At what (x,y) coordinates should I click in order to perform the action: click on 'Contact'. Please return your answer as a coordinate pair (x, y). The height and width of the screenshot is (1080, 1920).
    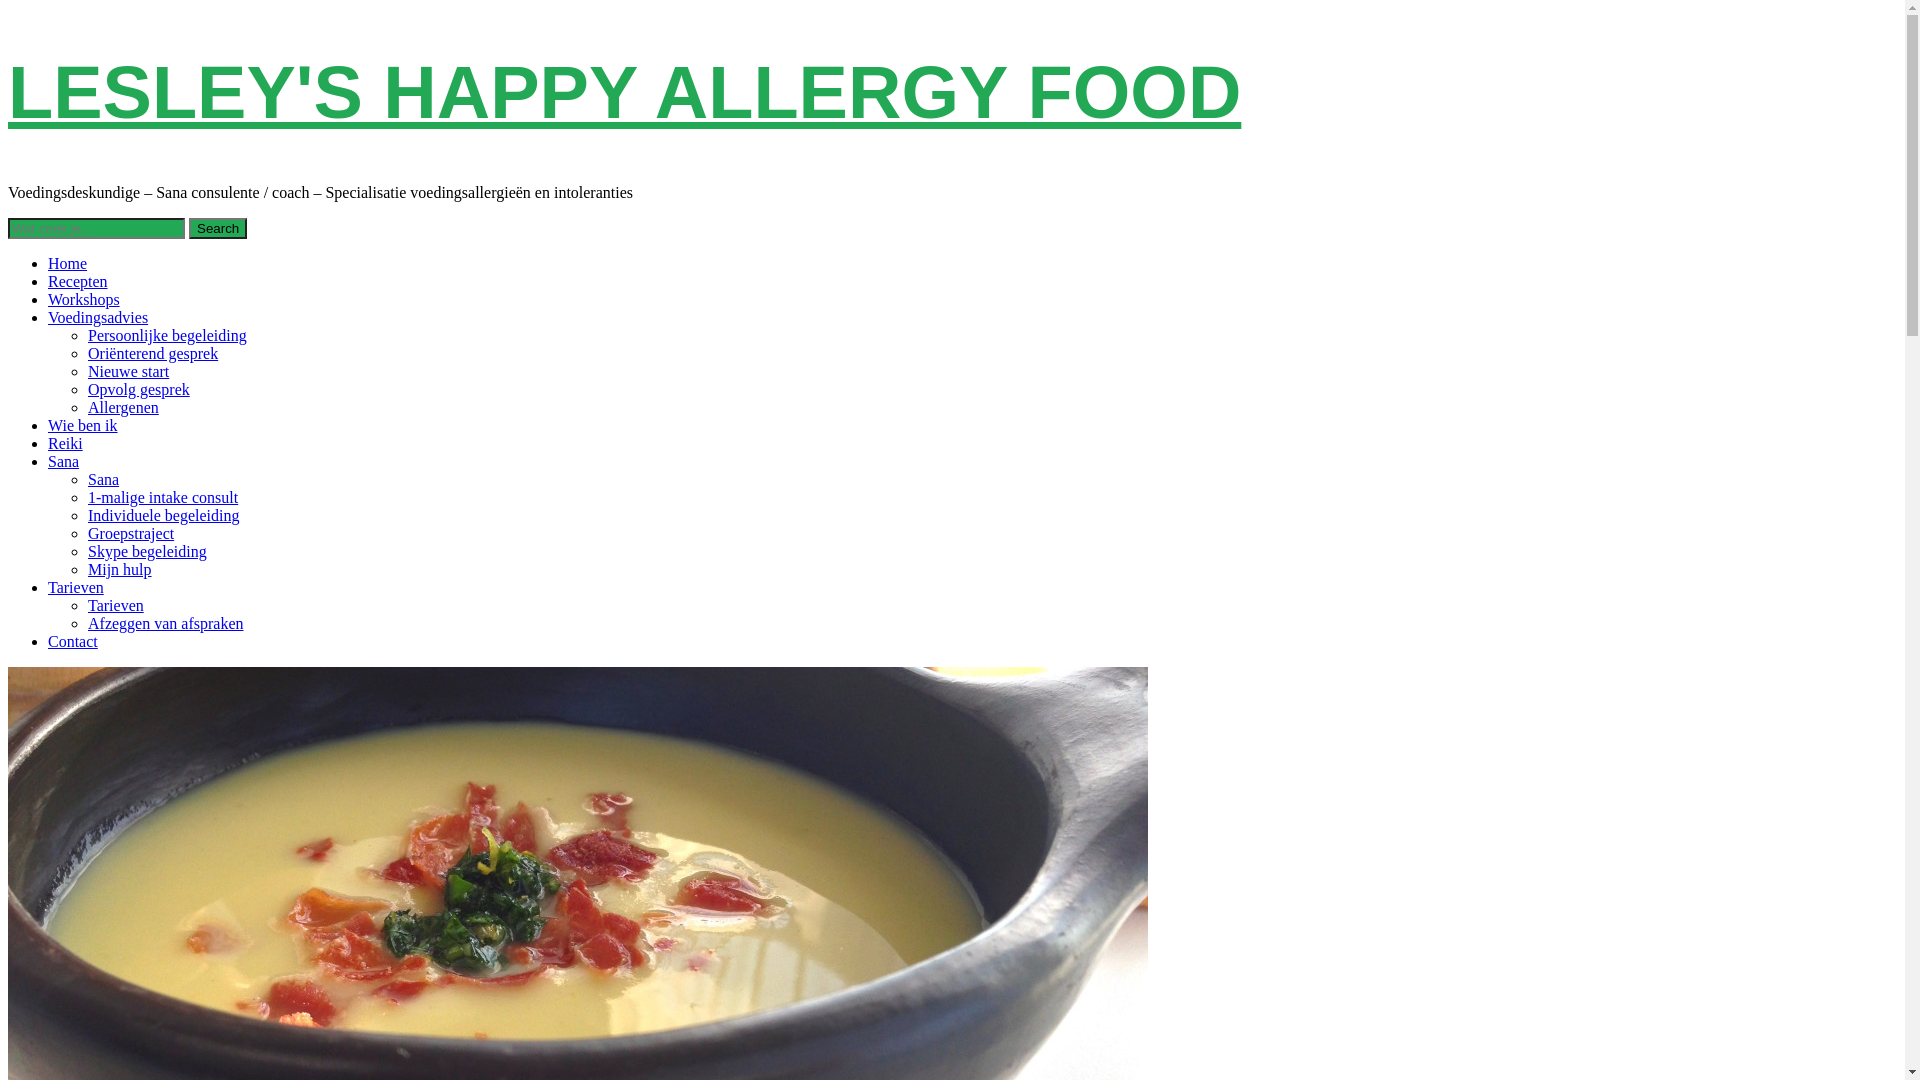
    Looking at the image, I should click on (72, 641).